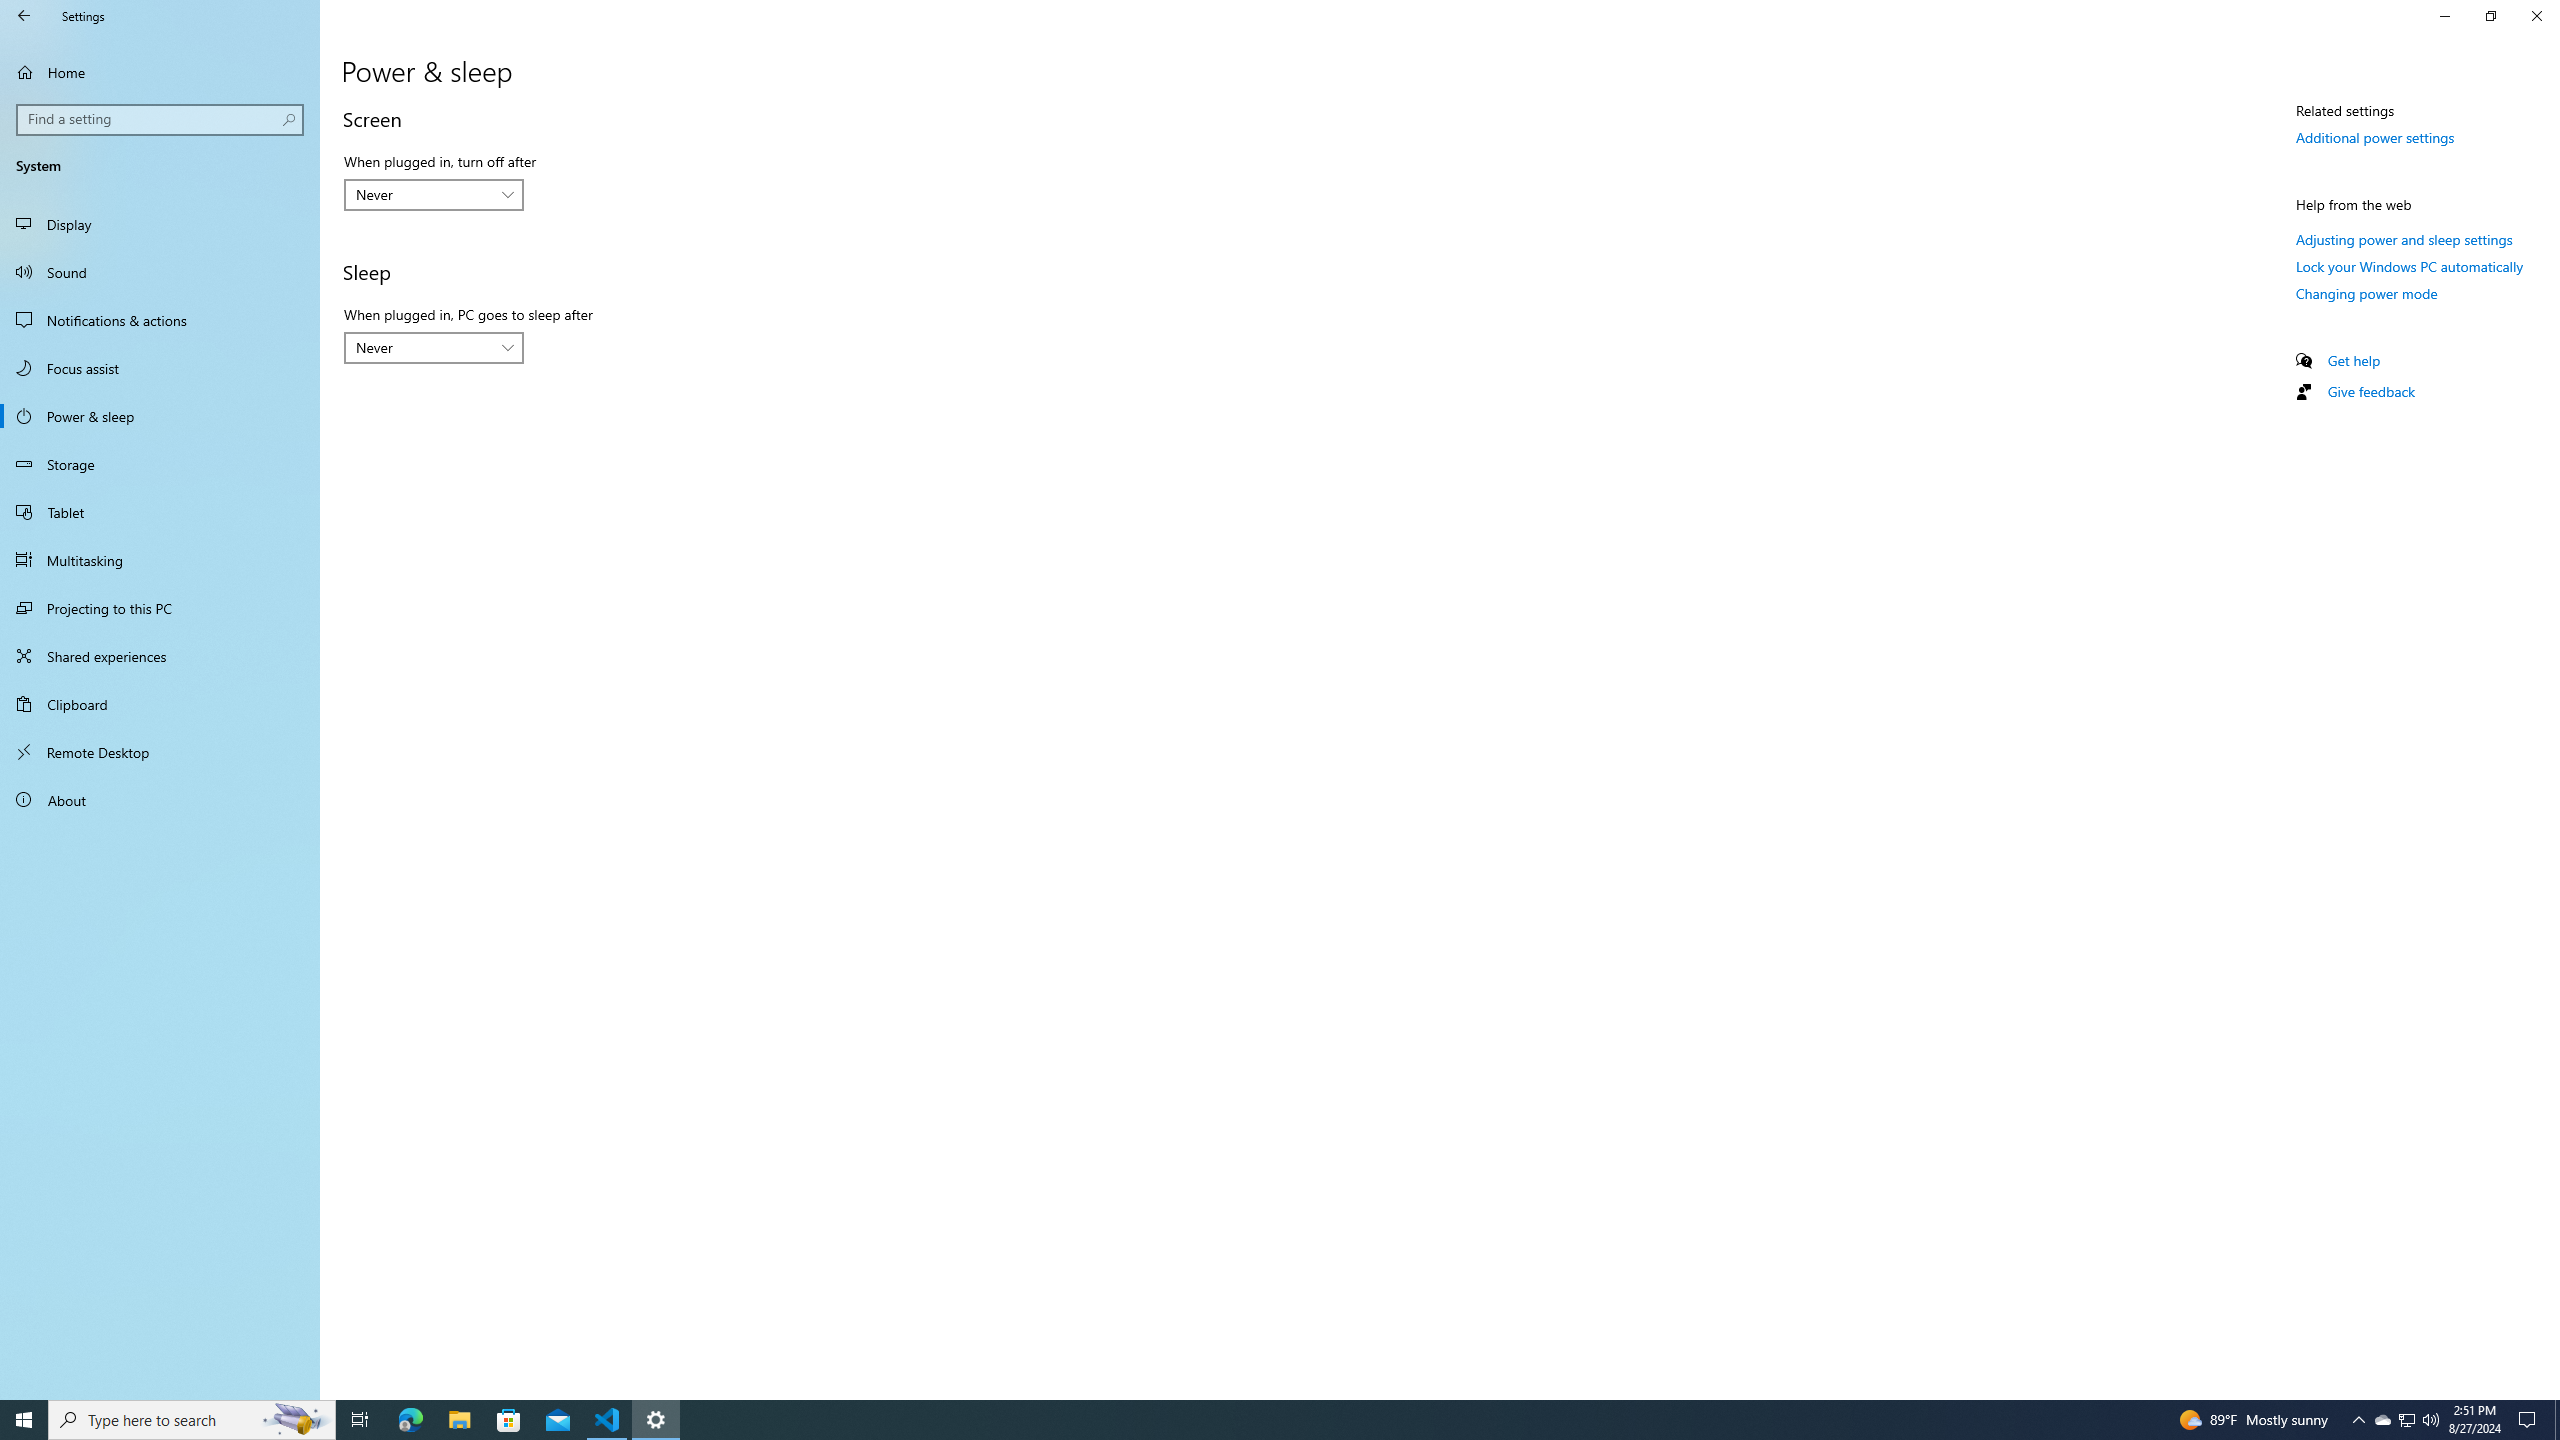 This screenshot has width=2560, height=1440. What do you see at coordinates (159, 608) in the screenshot?
I see `'Projecting to this PC'` at bounding box center [159, 608].